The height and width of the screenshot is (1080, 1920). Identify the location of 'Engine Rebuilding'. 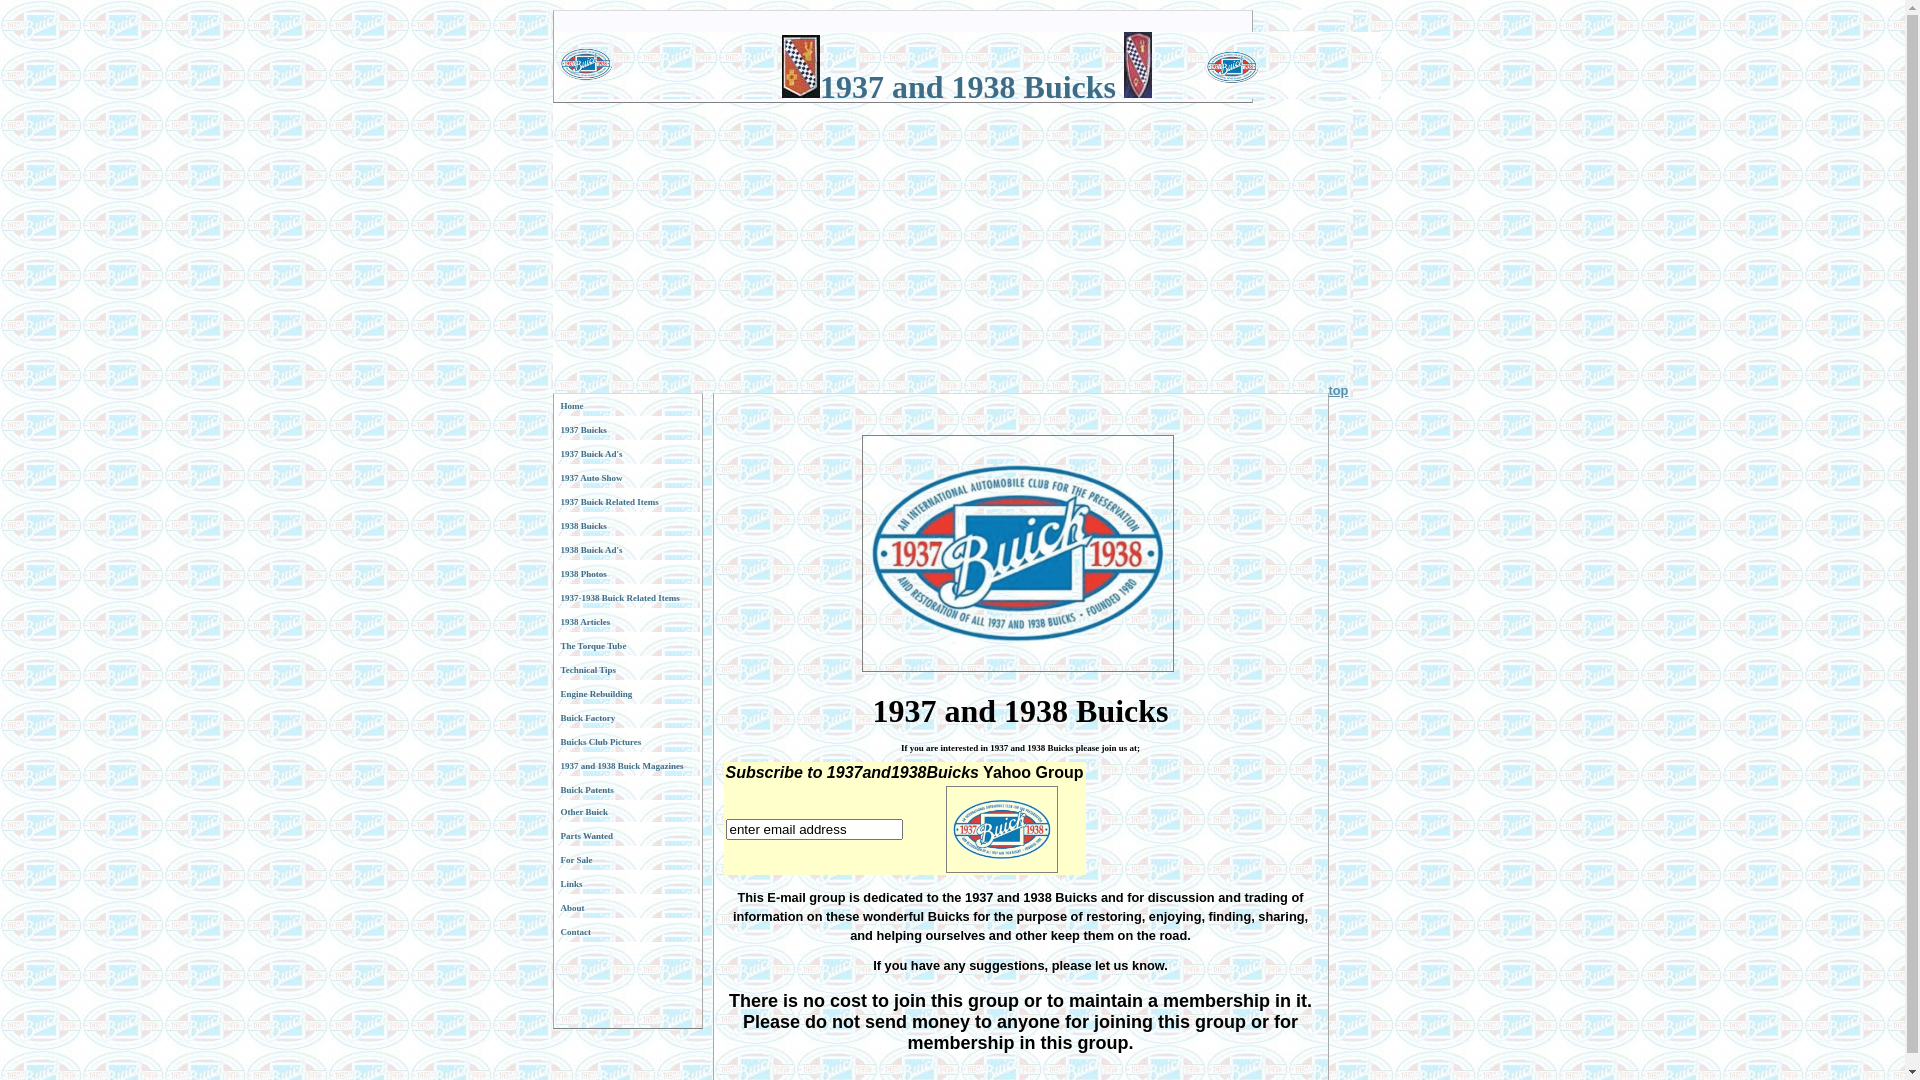
(626, 693).